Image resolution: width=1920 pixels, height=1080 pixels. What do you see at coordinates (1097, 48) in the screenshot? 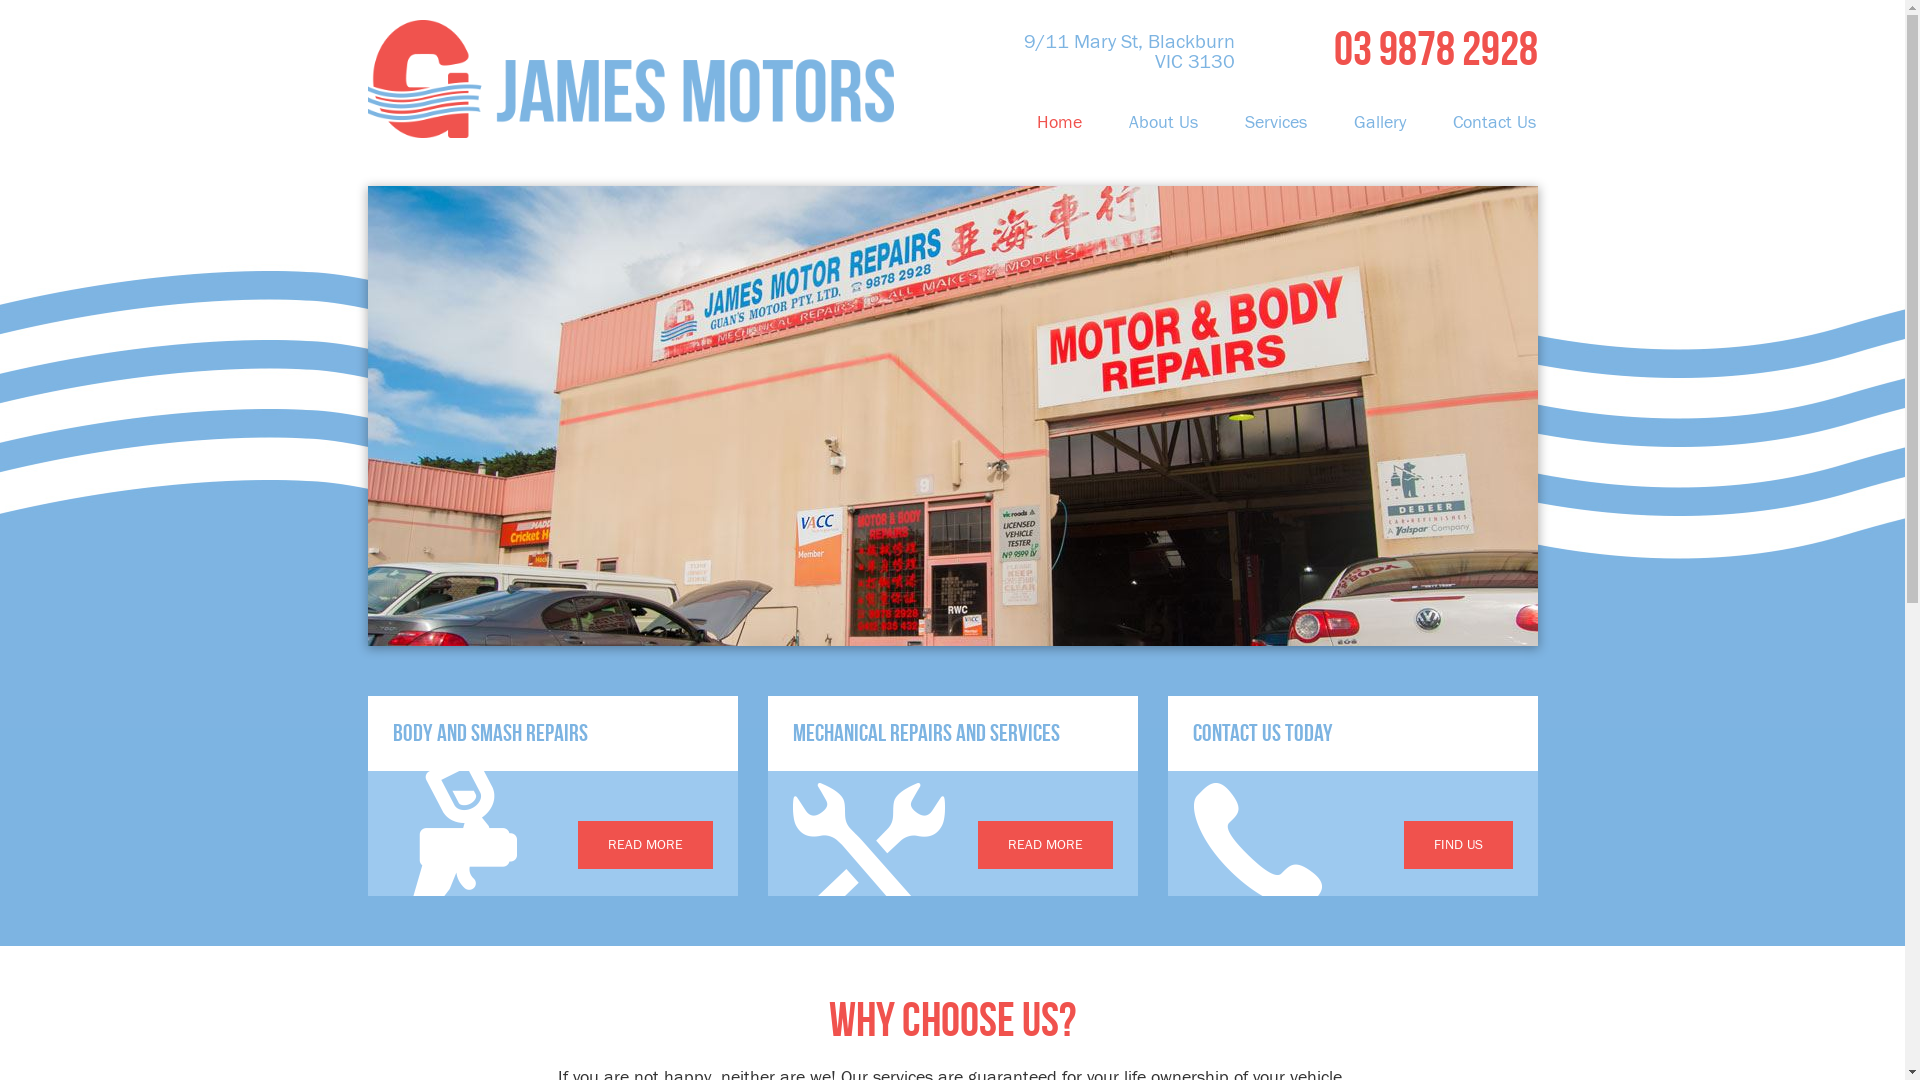
I see `'9/11 Mary St, Blackburn` at bounding box center [1097, 48].